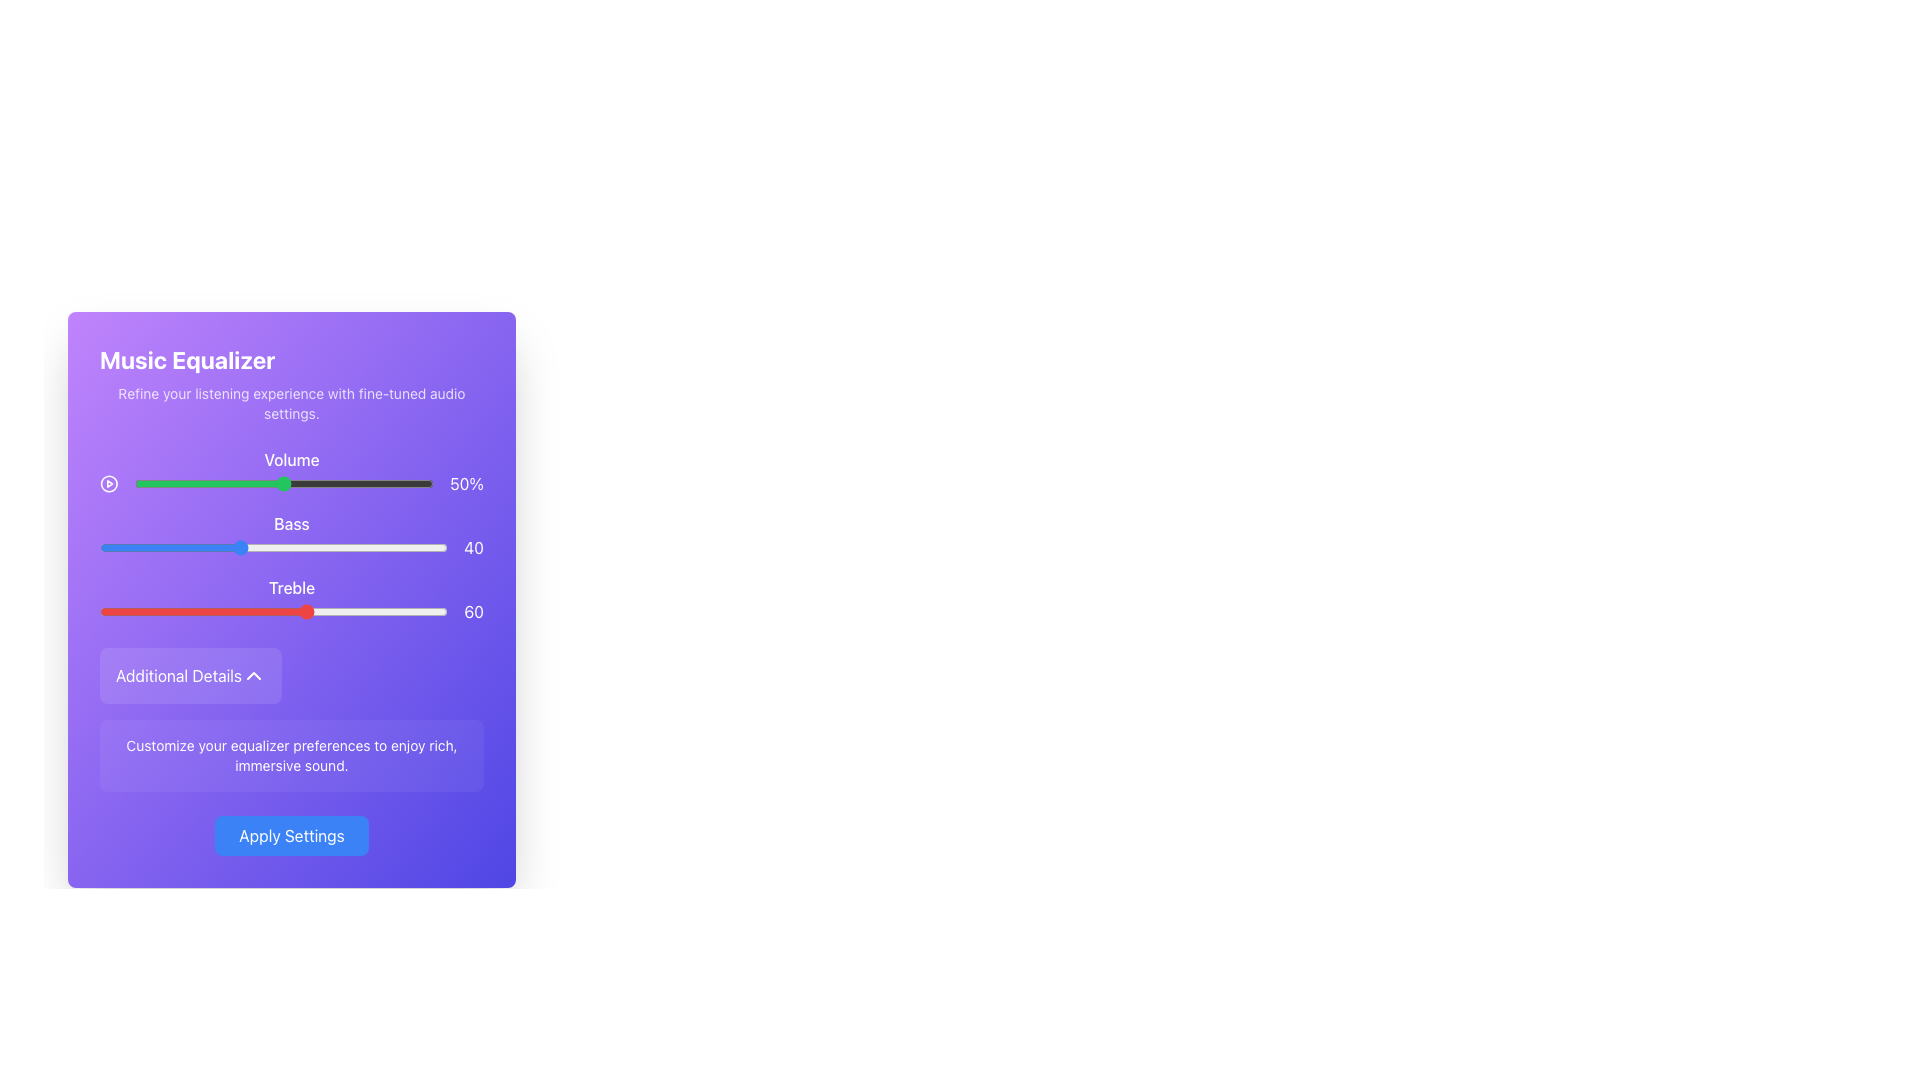 This screenshot has width=1920, height=1080. Describe the element at coordinates (214, 547) in the screenshot. I see `the bass level` at that location.